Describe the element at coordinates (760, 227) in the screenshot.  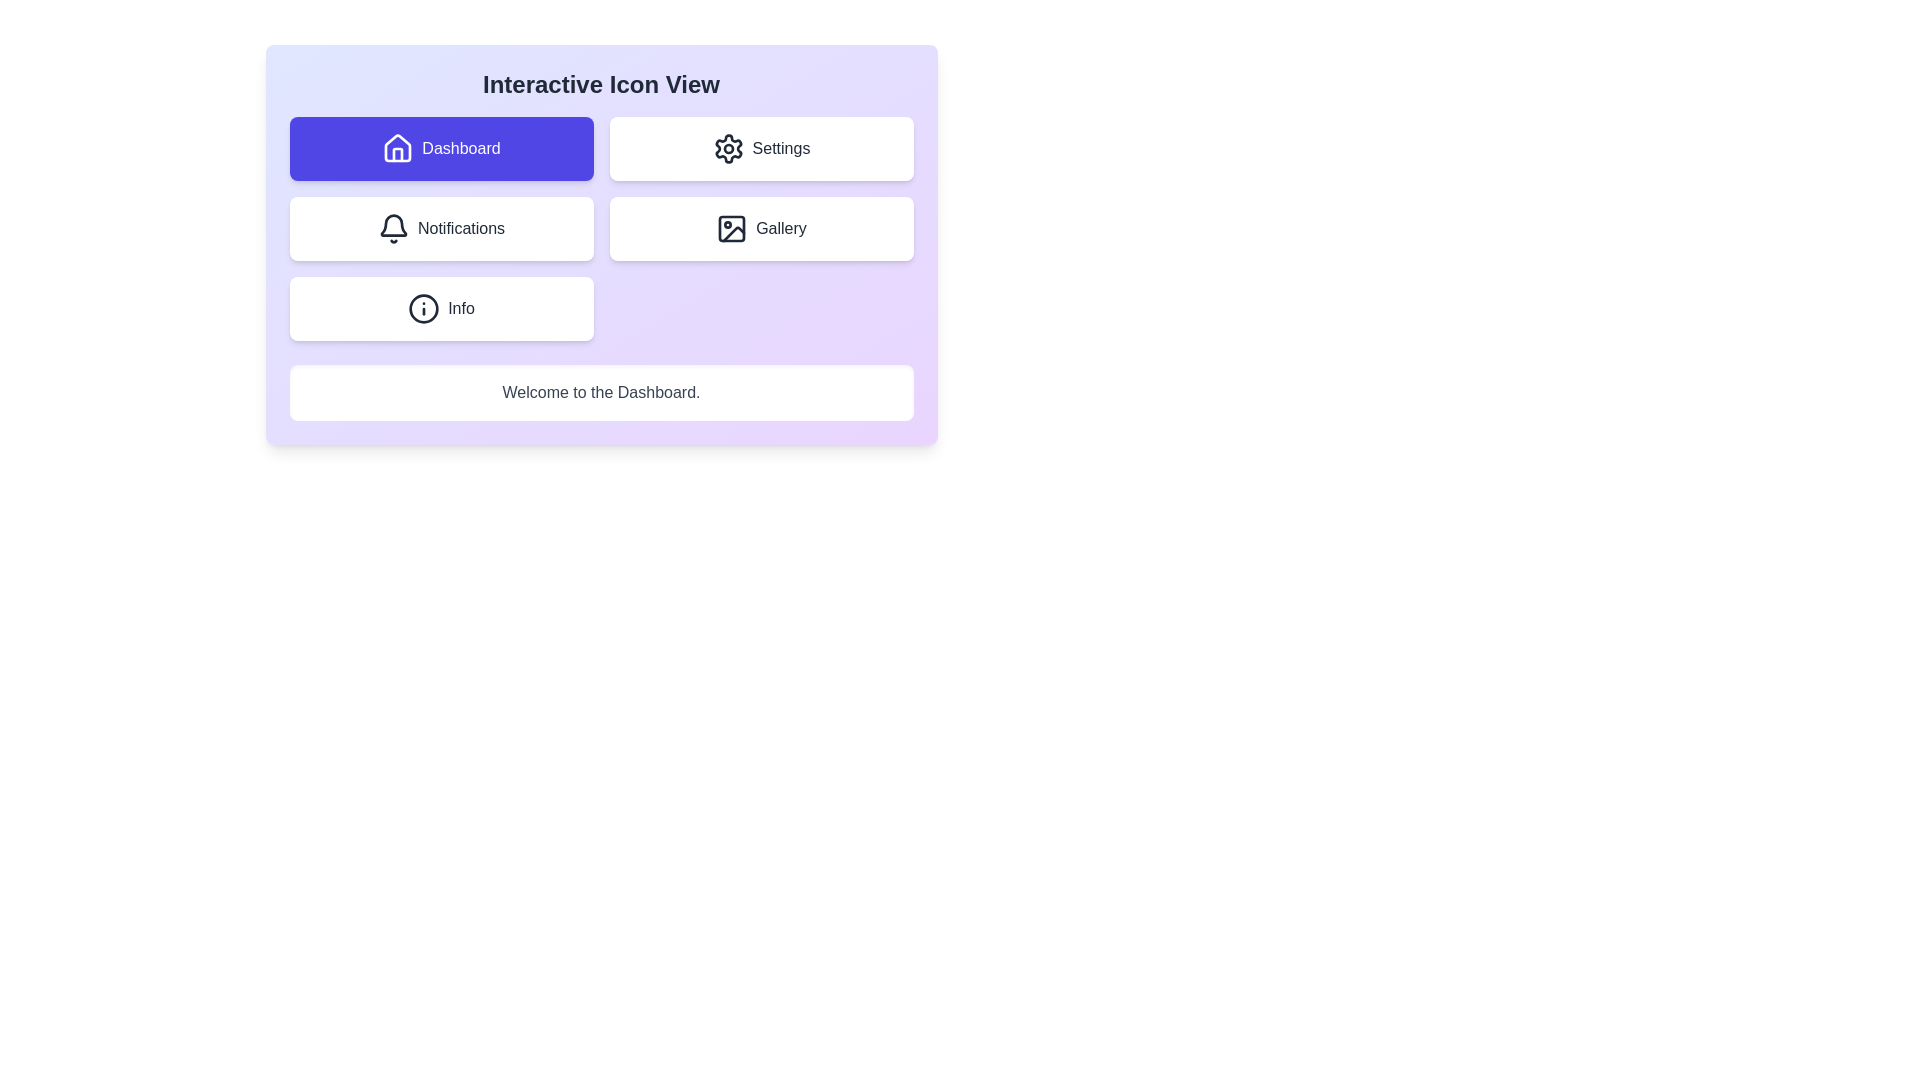
I see `the 'Gallery' button located in the bottom right quadrant of a 2x3 grid, positioned to the right of the 'Notifications' button and above the 'Info' button` at that location.